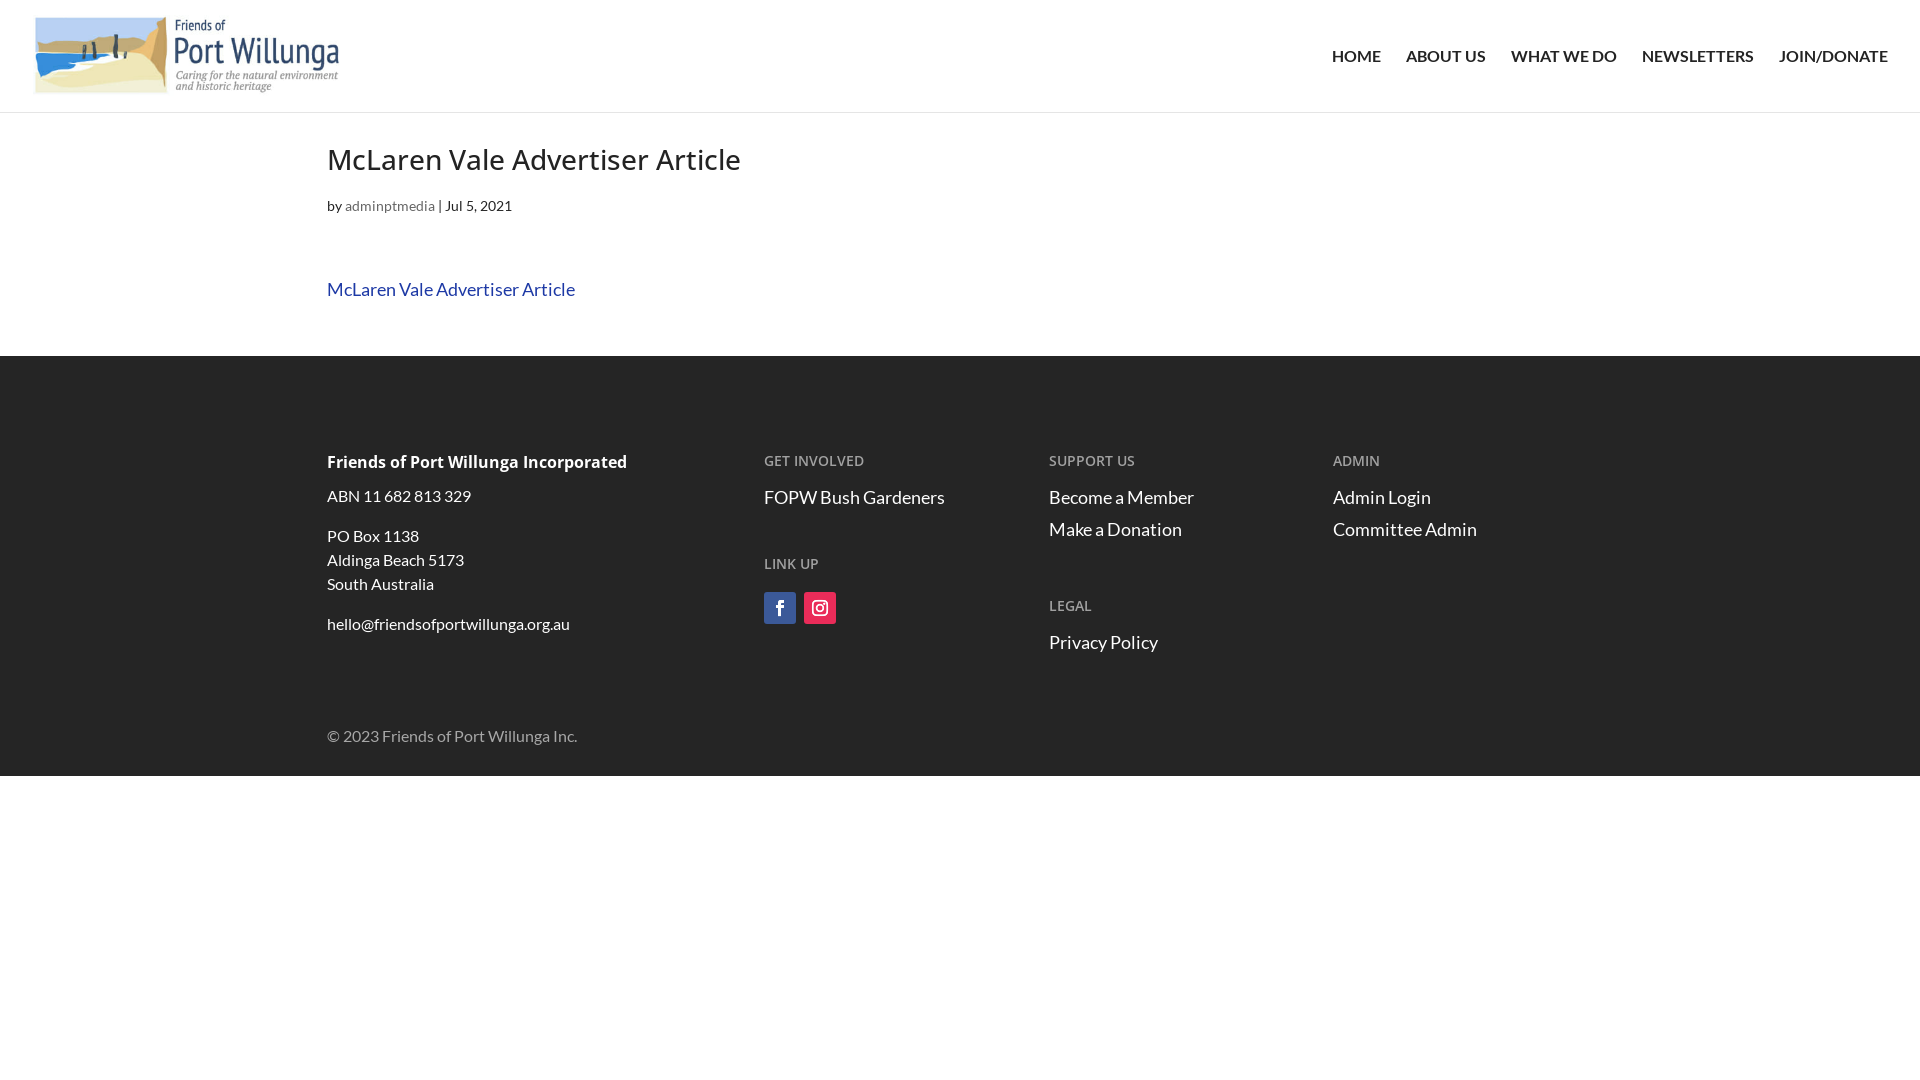  What do you see at coordinates (447, 622) in the screenshot?
I see `'hello@friendsofportwillunga.org.au'` at bounding box center [447, 622].